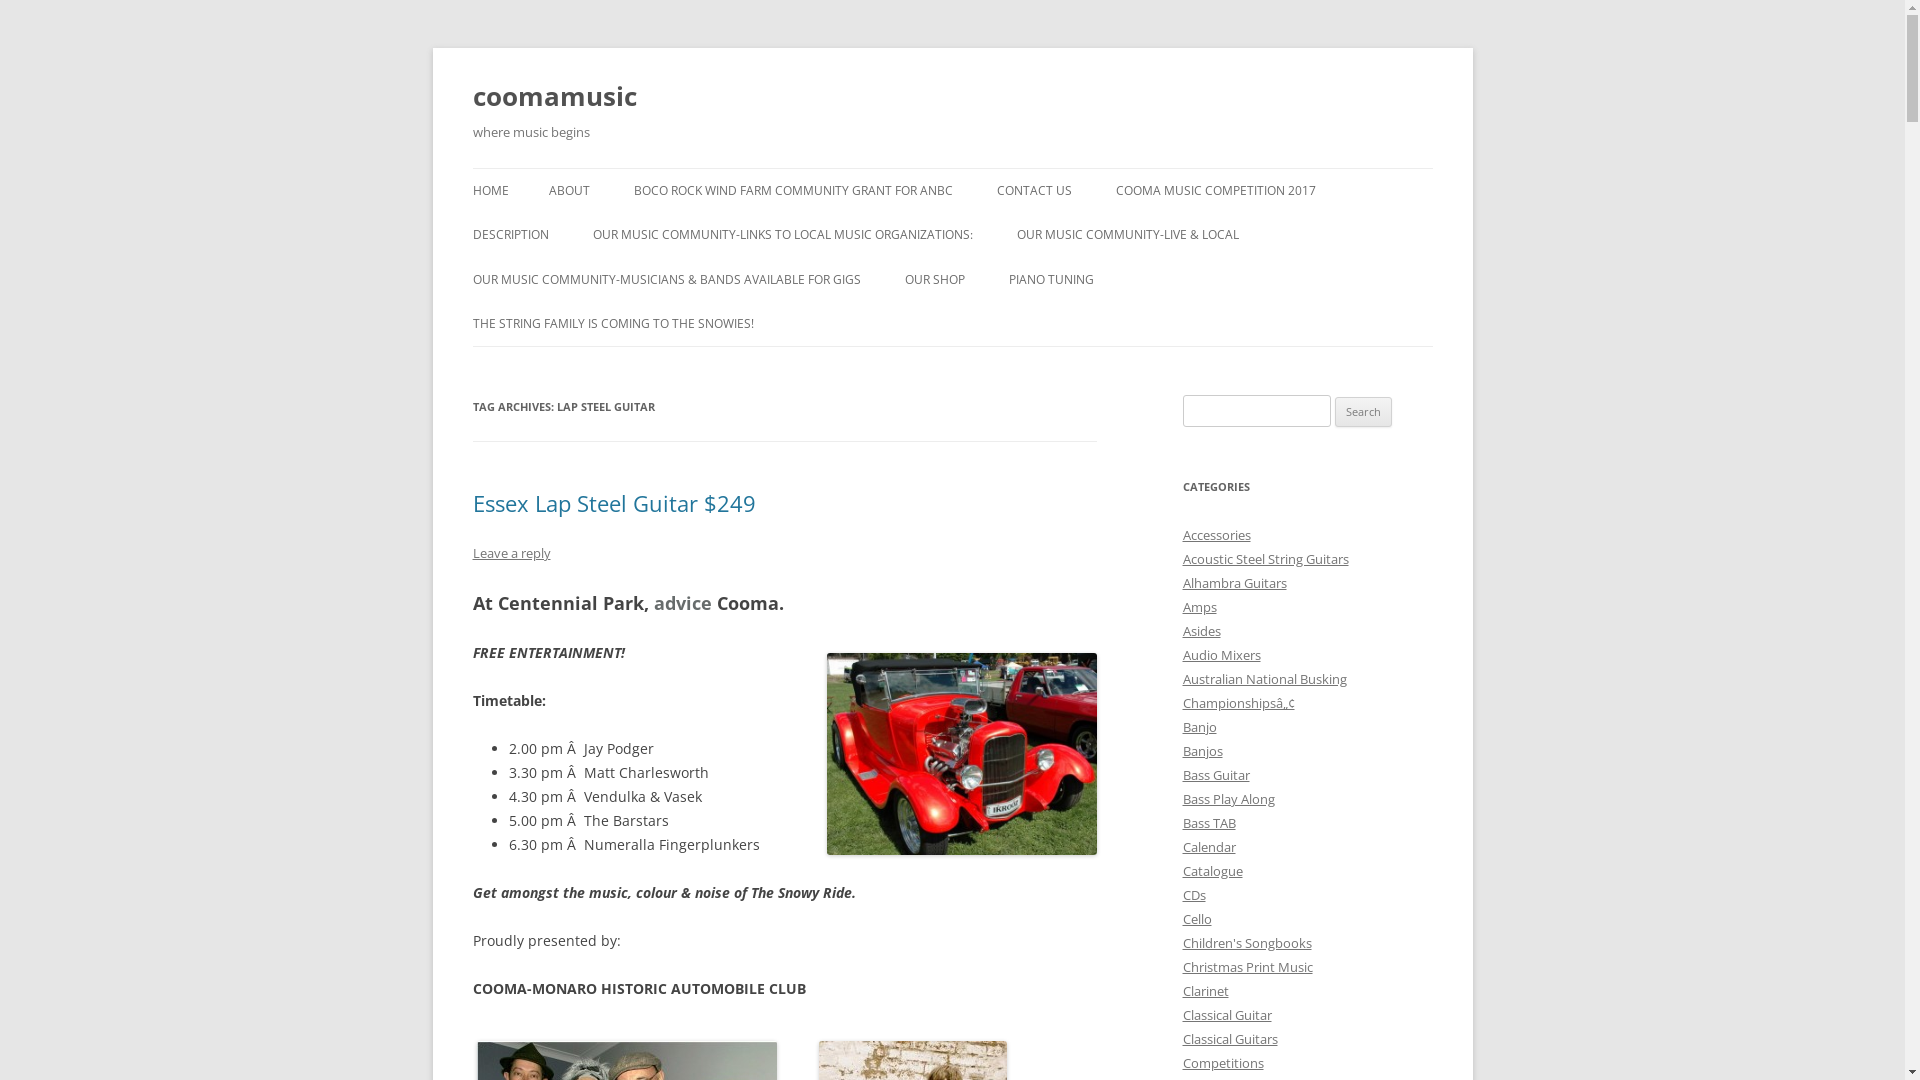 The width and height of the screenshot is (1920, 1080). I want to click on 'Banjo', so click(1181, 726).